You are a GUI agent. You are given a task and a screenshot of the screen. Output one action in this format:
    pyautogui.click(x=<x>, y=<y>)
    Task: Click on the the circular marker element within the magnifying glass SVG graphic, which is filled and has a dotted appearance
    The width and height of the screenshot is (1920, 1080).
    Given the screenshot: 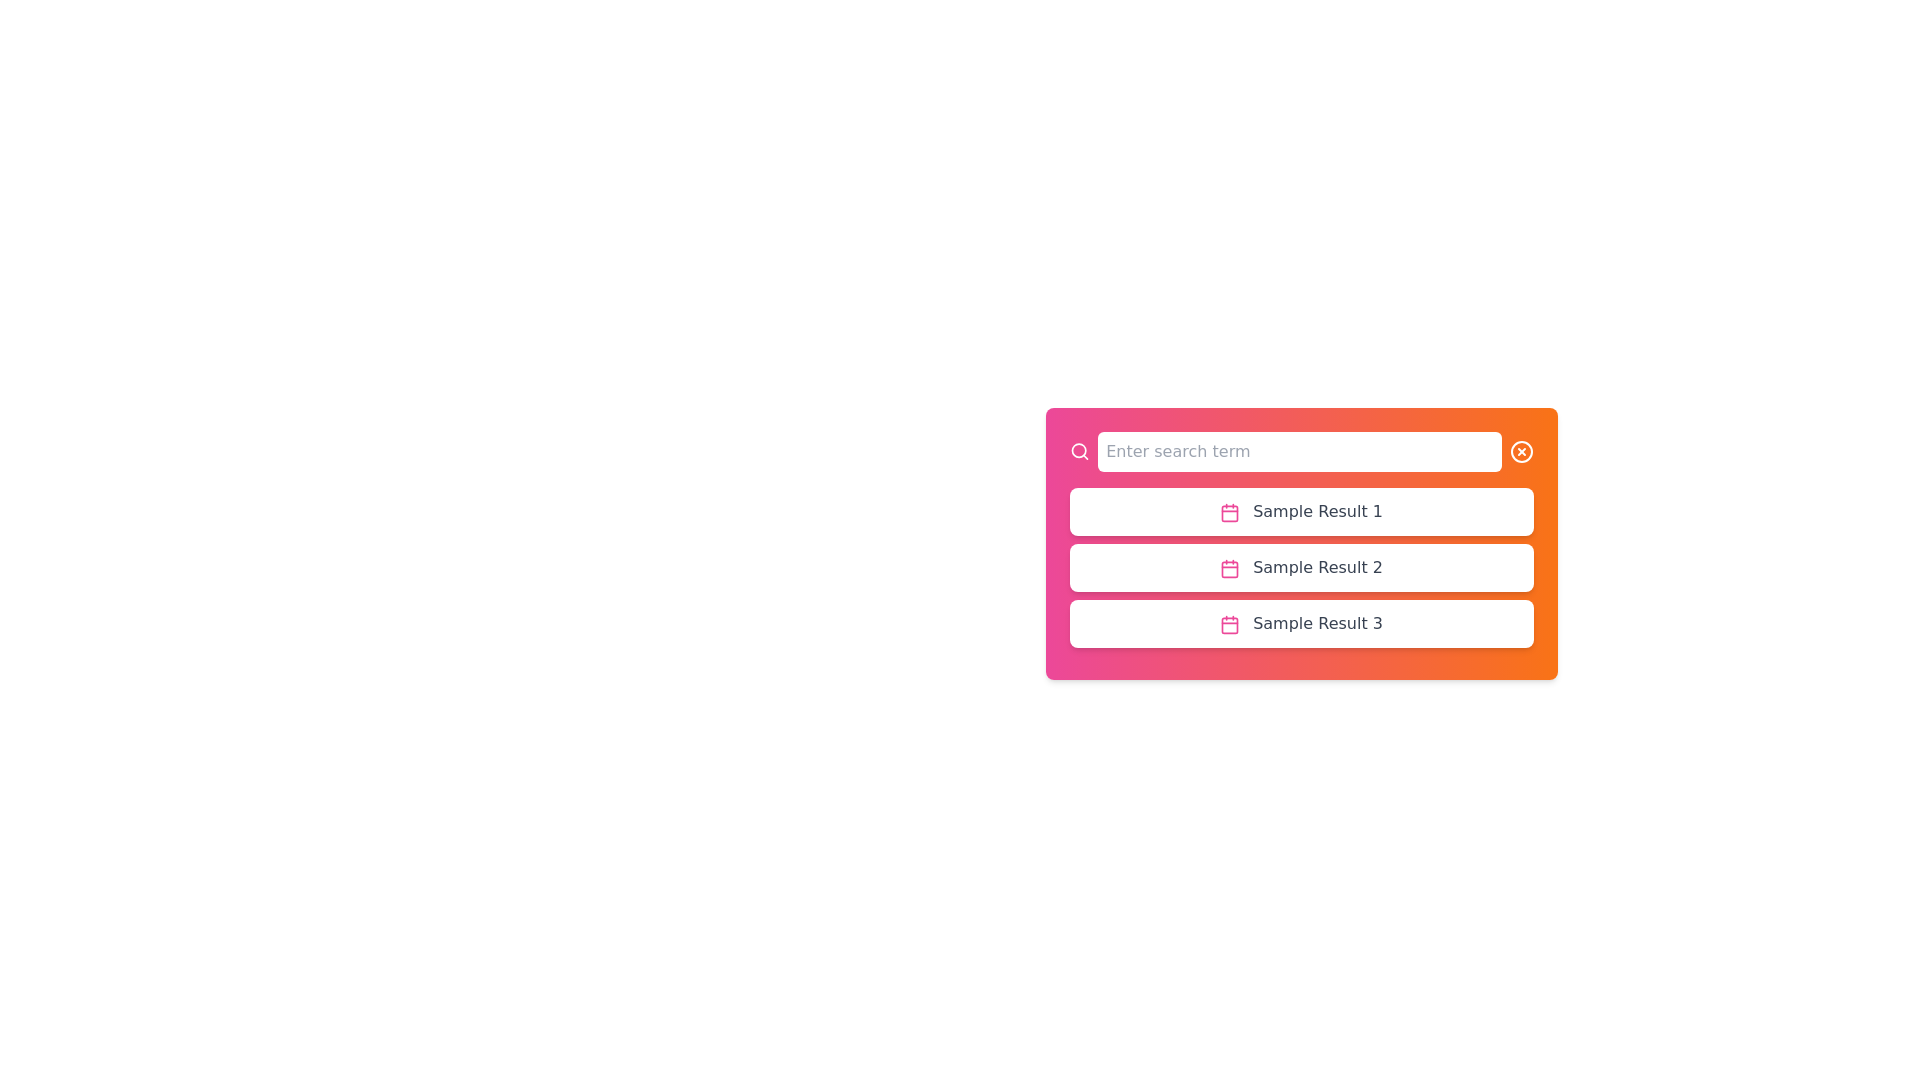 What is the action you would take?
    pyautogui.click(x=1078, y=451)
    